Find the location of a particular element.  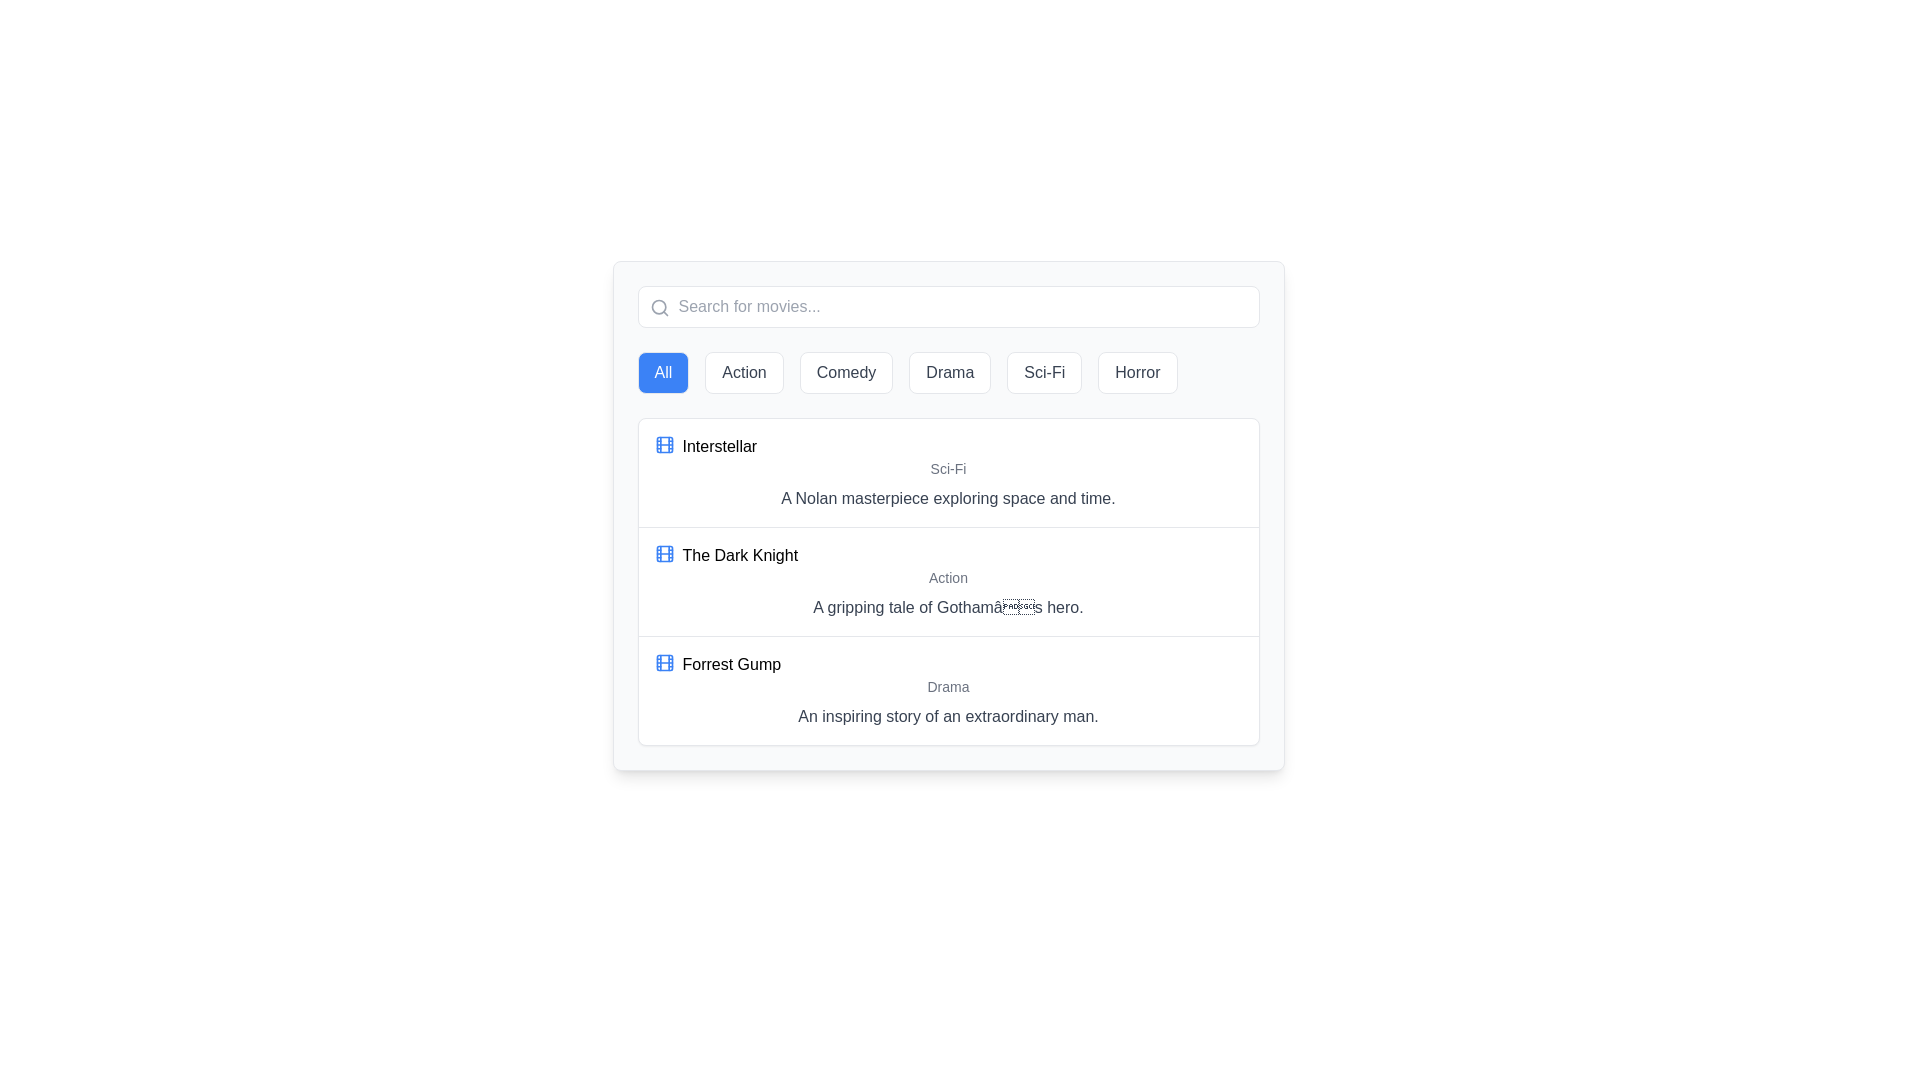

the smaller circular SVG Circle Element that is part of the search icon's magnifying glass representation, located near the top-left corner of the interface within the search bar area is located at coordinates (658, 307).